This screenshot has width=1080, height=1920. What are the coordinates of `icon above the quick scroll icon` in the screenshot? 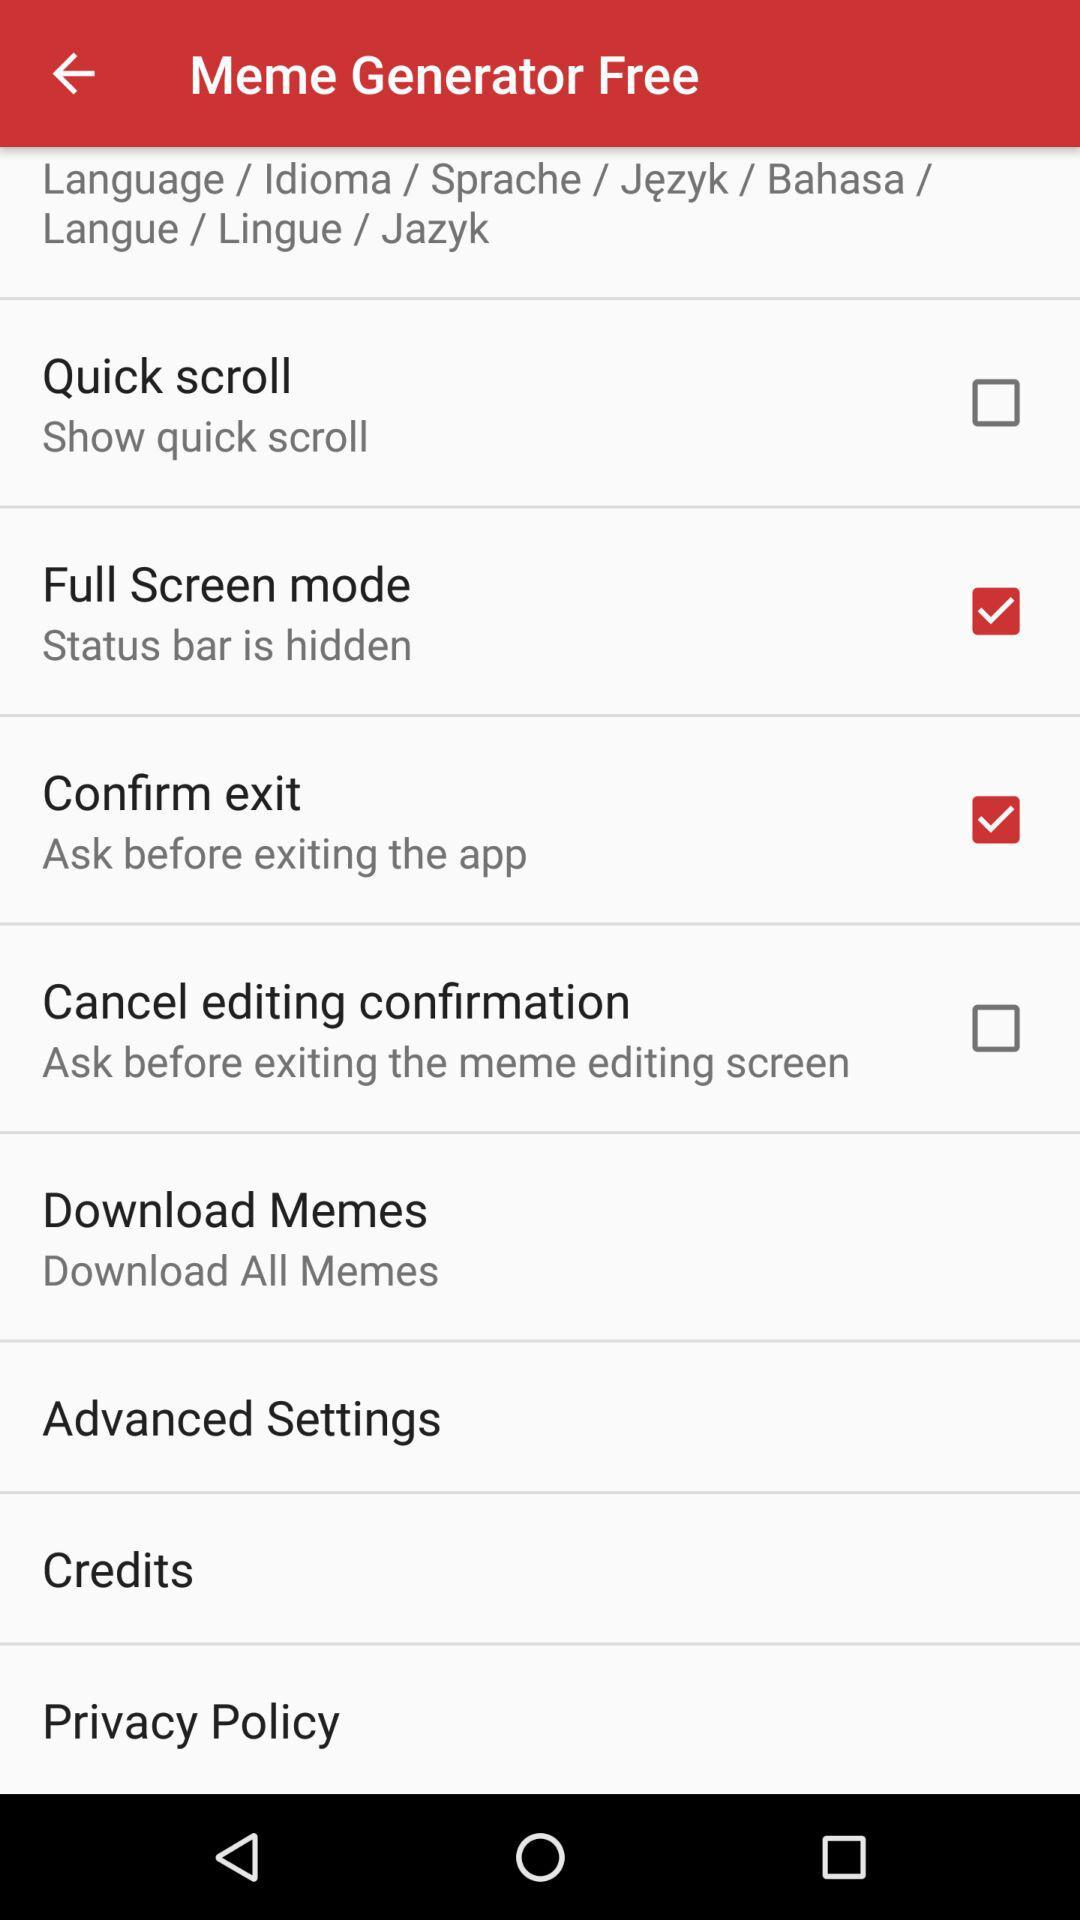 It's located at (540, 201).